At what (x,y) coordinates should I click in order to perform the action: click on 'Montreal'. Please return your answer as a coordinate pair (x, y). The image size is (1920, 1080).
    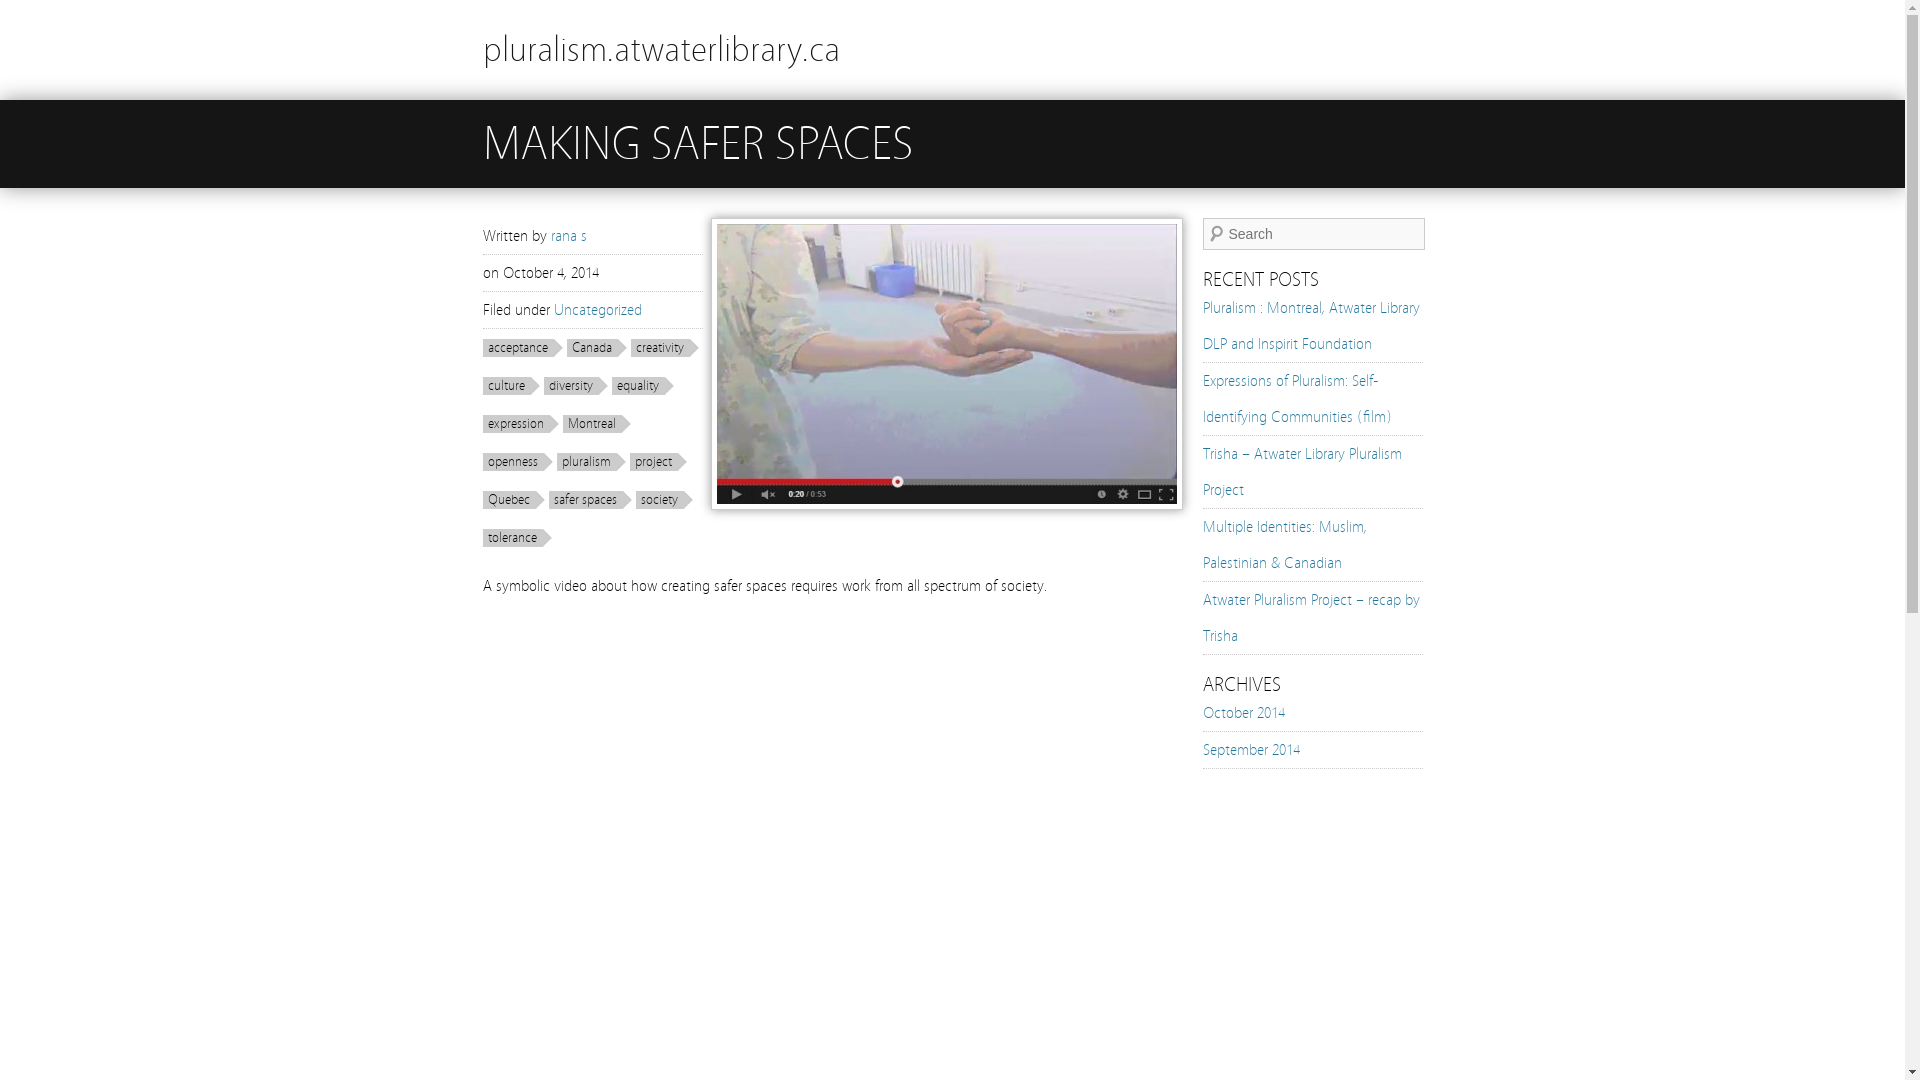
    Looking at the image, I should click on (594, 423).